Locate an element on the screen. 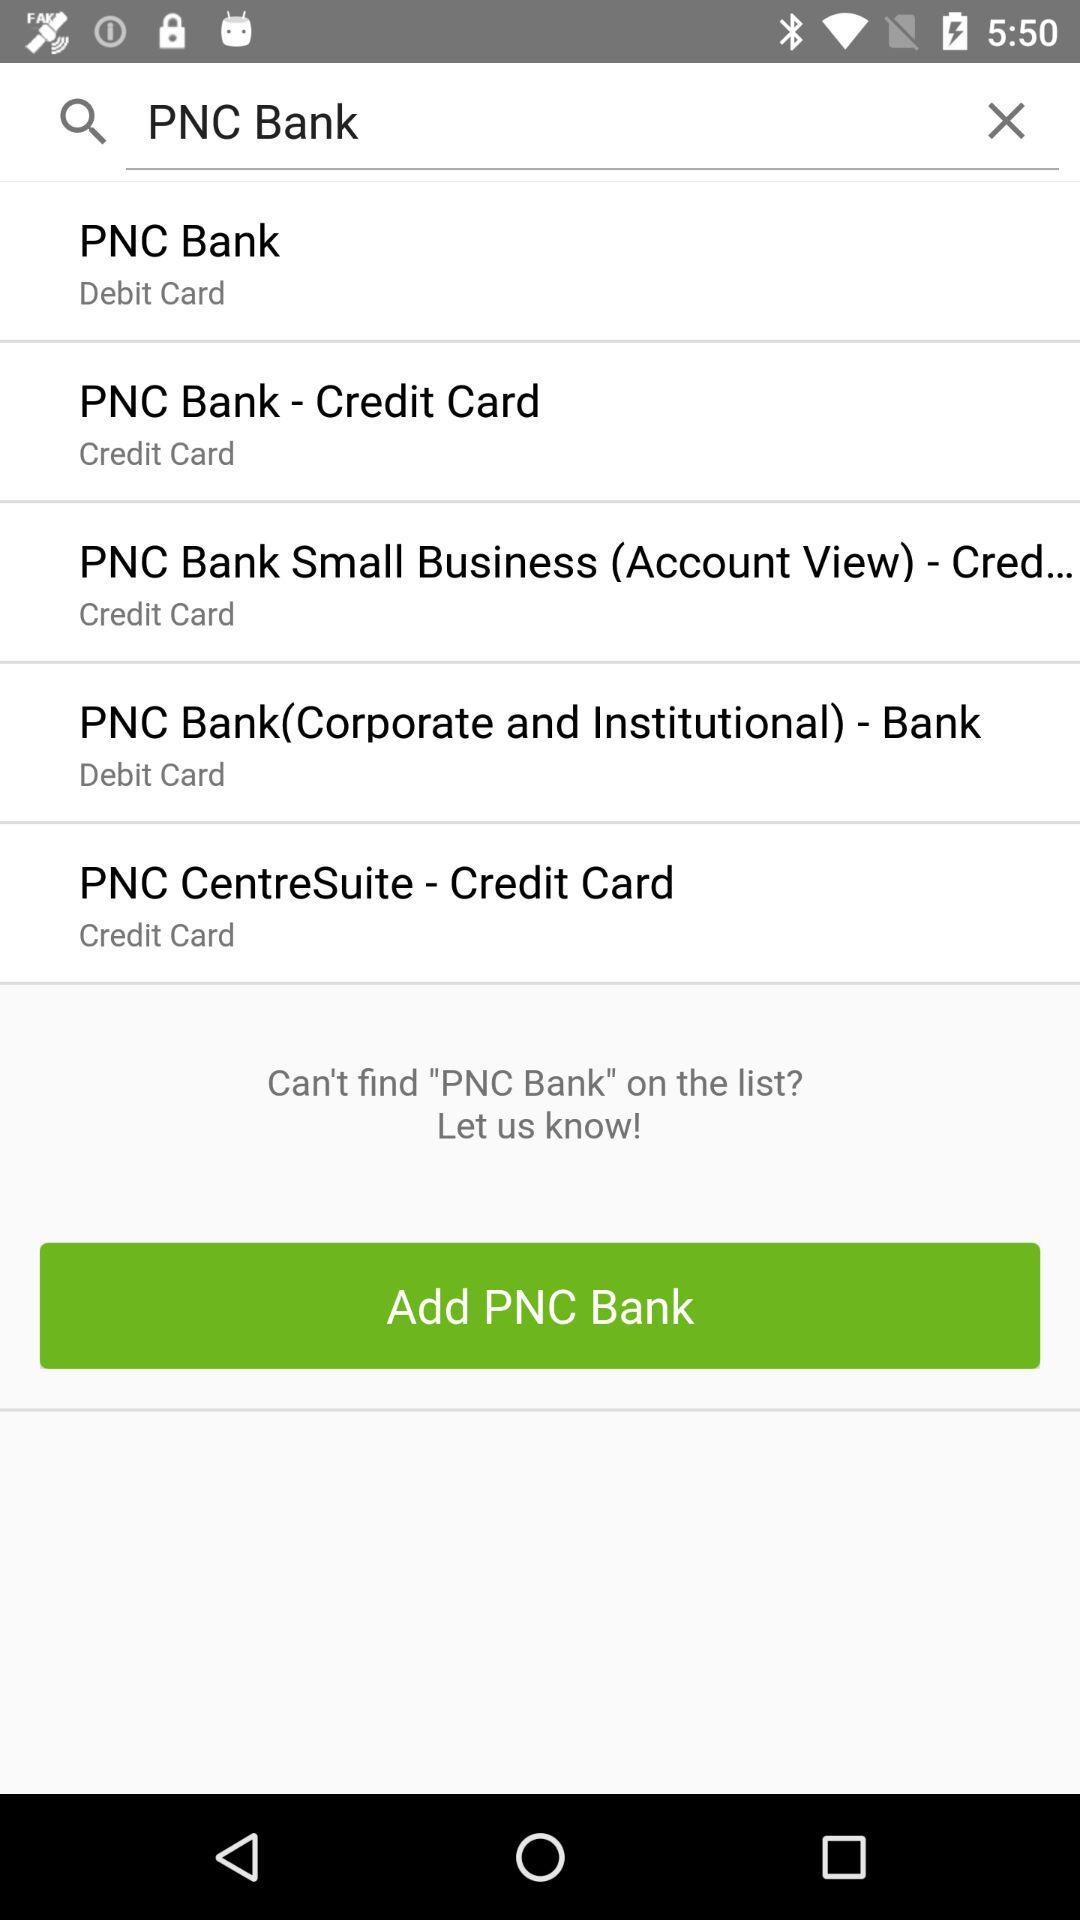  button above add pnc bank is located at coordinates (538, 1102).